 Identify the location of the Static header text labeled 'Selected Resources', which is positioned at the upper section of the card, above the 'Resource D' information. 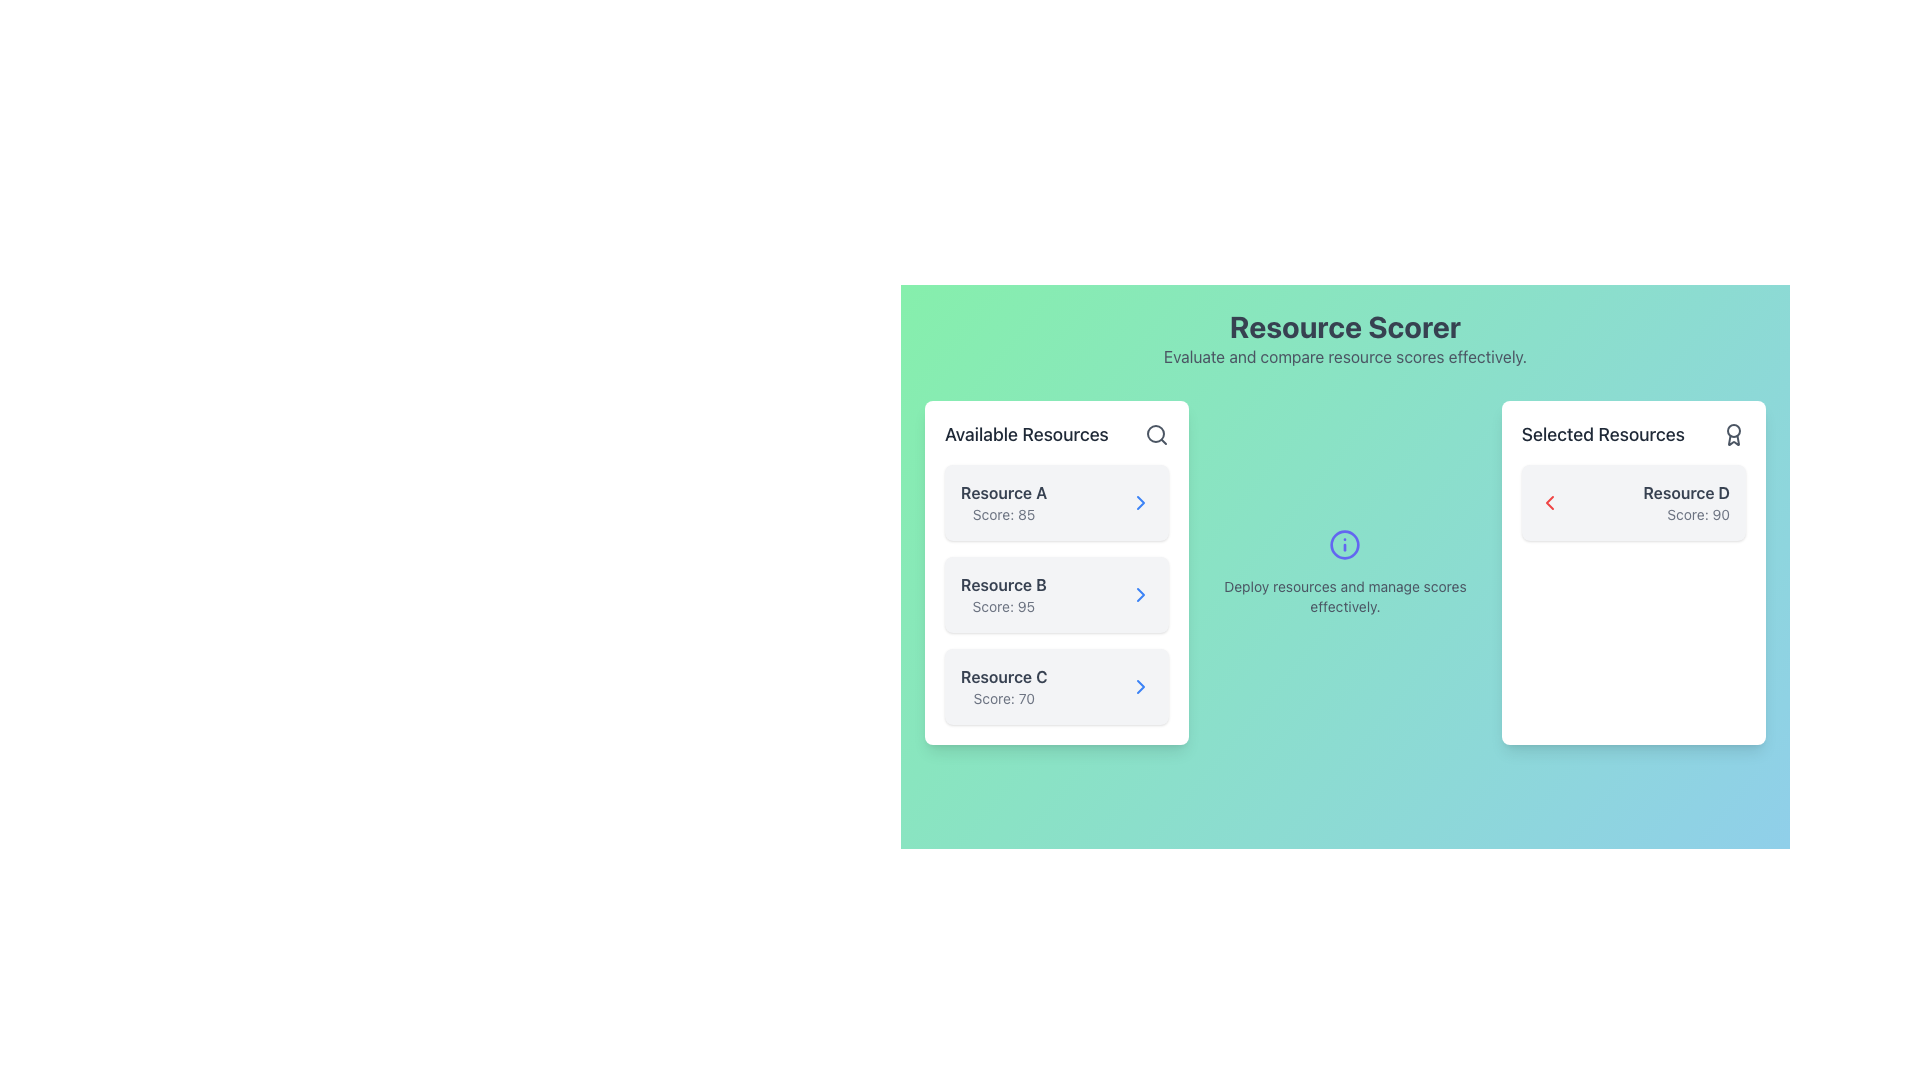
(1633, 434).